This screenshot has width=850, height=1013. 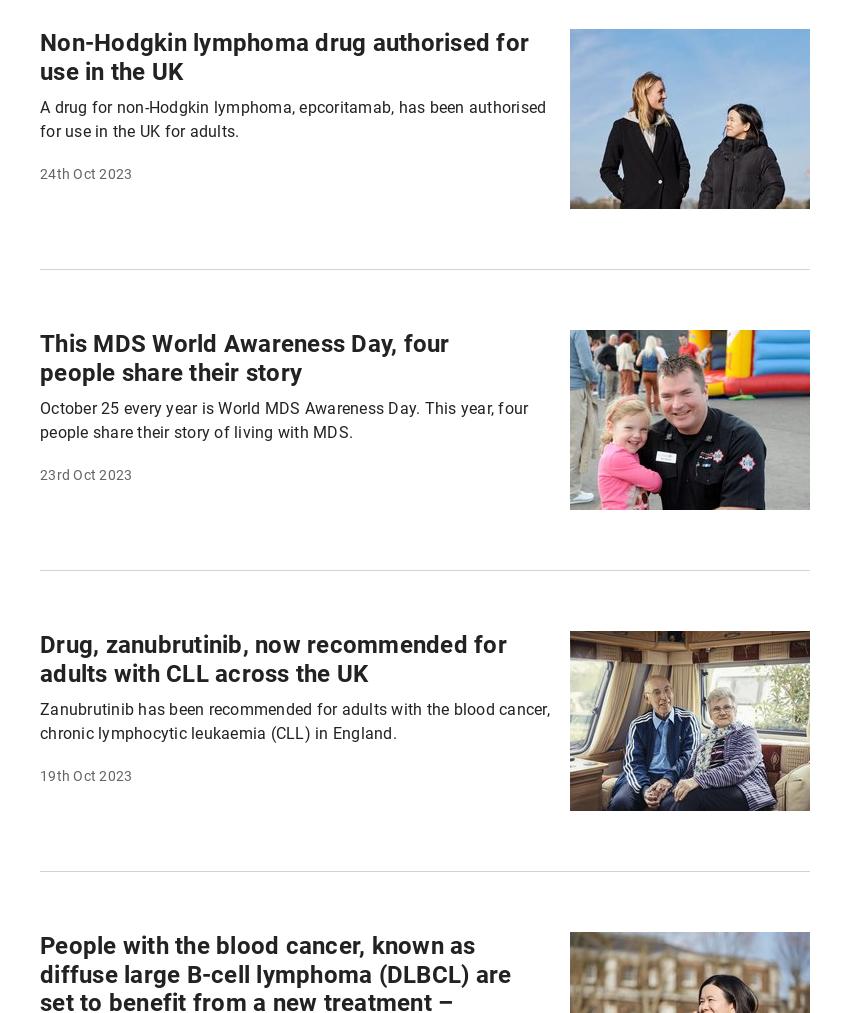 I want to click on 'Lottery', so click(x=478, y=67).